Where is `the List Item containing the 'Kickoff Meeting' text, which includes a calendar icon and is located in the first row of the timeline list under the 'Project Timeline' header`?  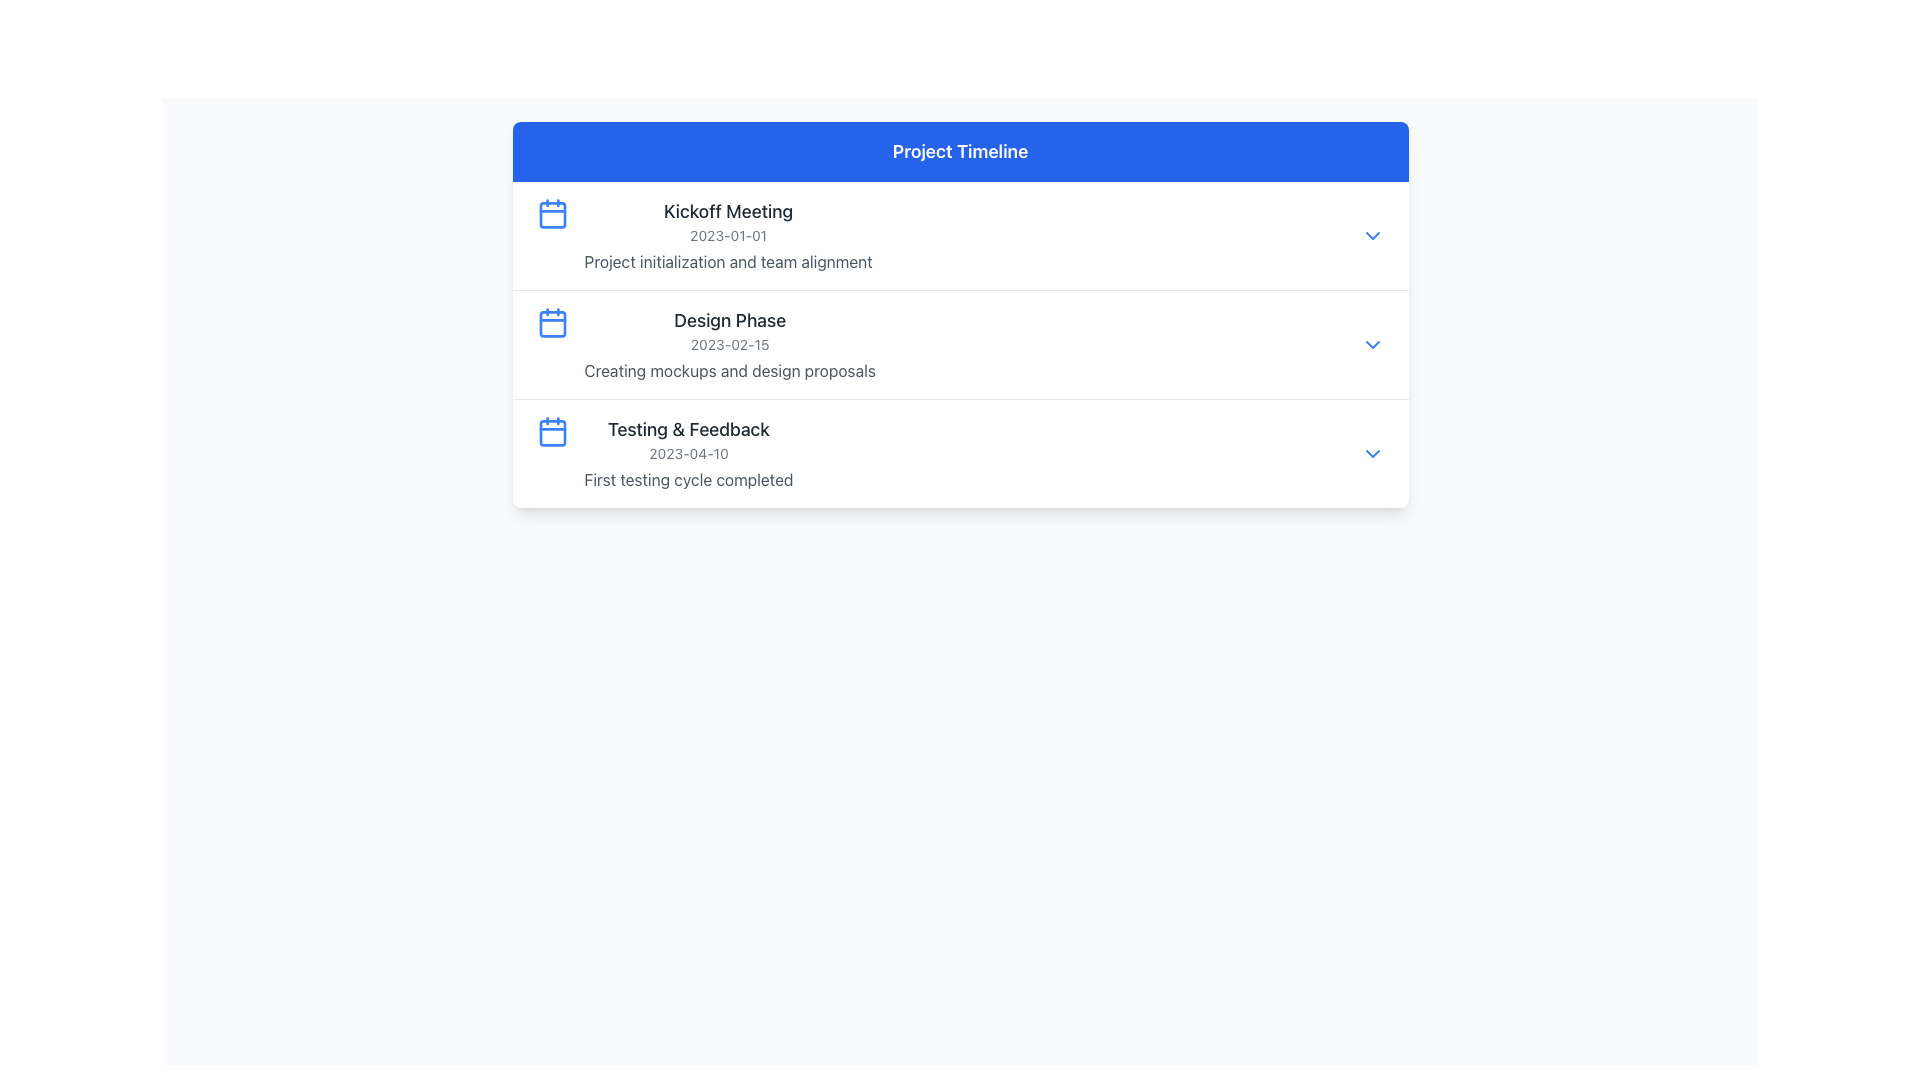
the List Item containing the 'Kickoff Meeting' text, which includes a calendar icon and is located in the first row of the timeline list under the 'Project Timeline' header is located at coordinates (704, 234).